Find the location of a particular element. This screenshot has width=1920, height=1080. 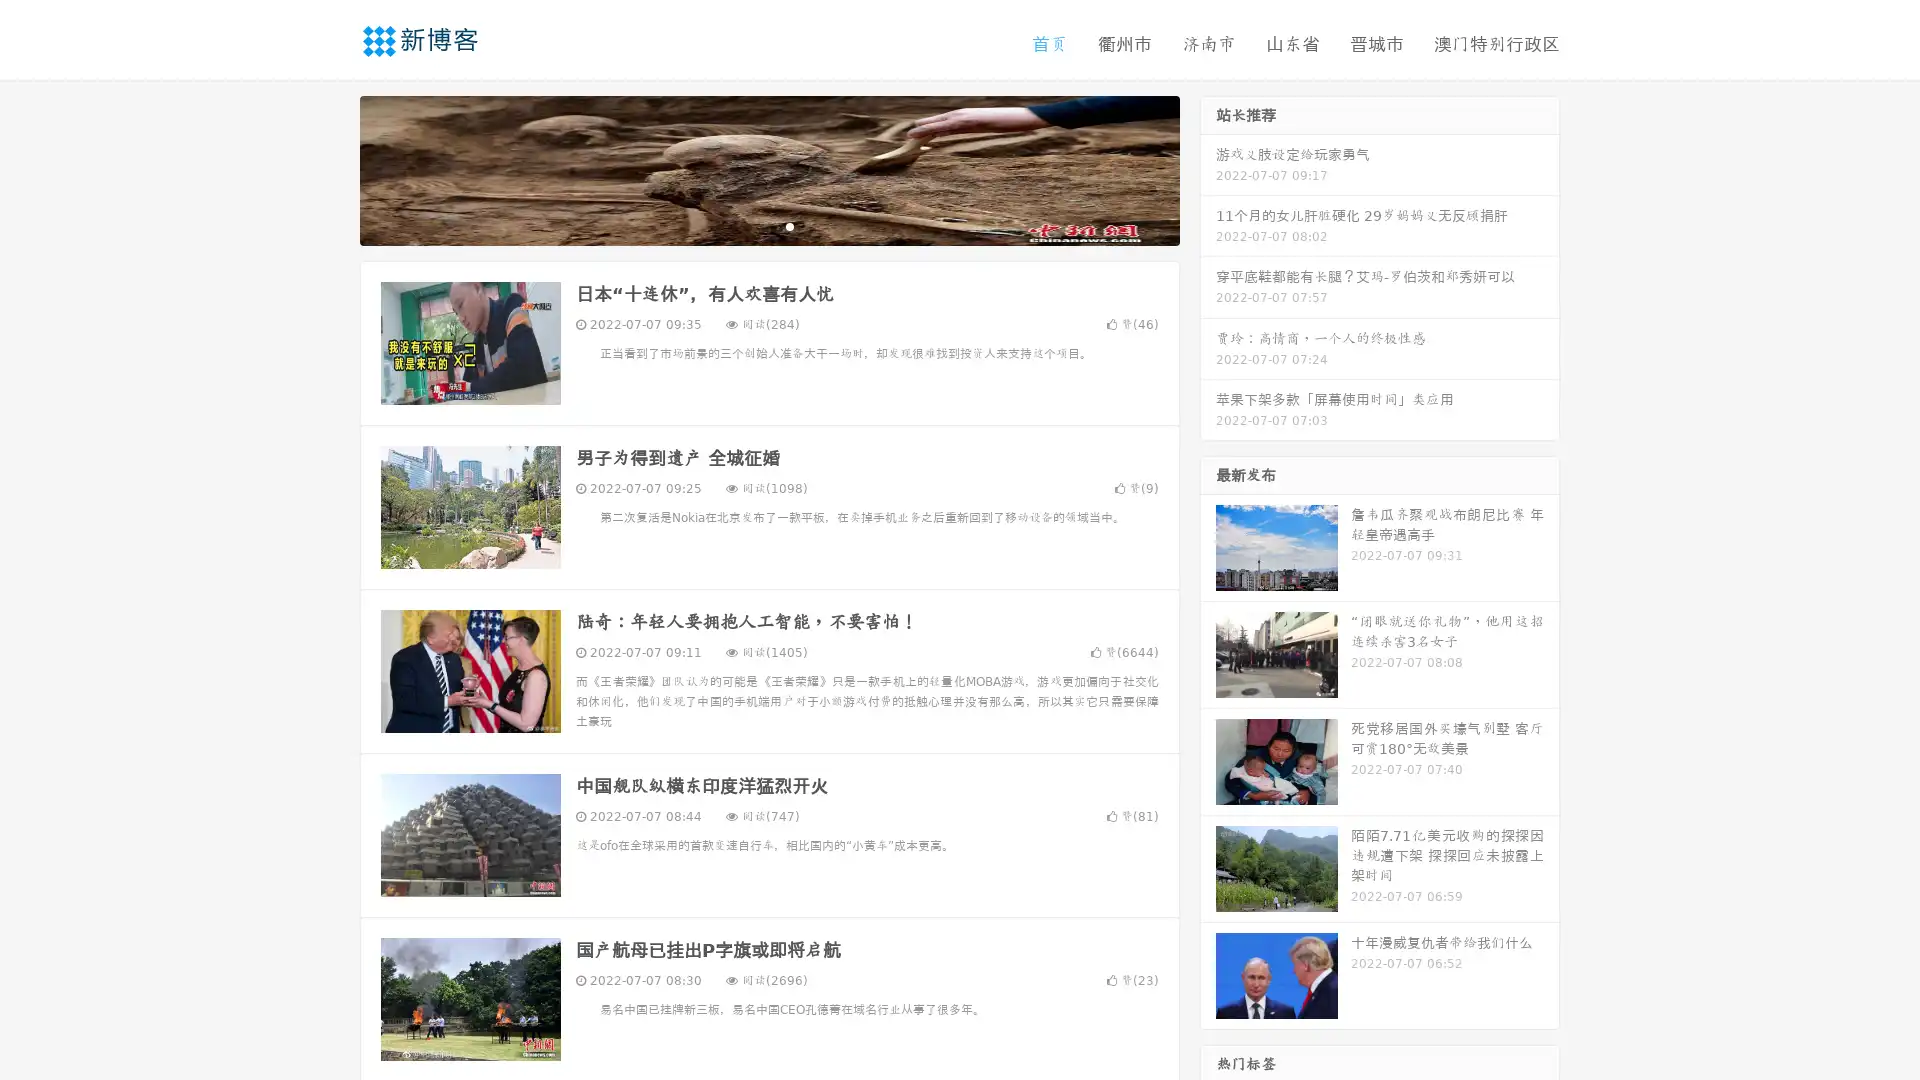

Previous slide is located at coordinates (330, 168).